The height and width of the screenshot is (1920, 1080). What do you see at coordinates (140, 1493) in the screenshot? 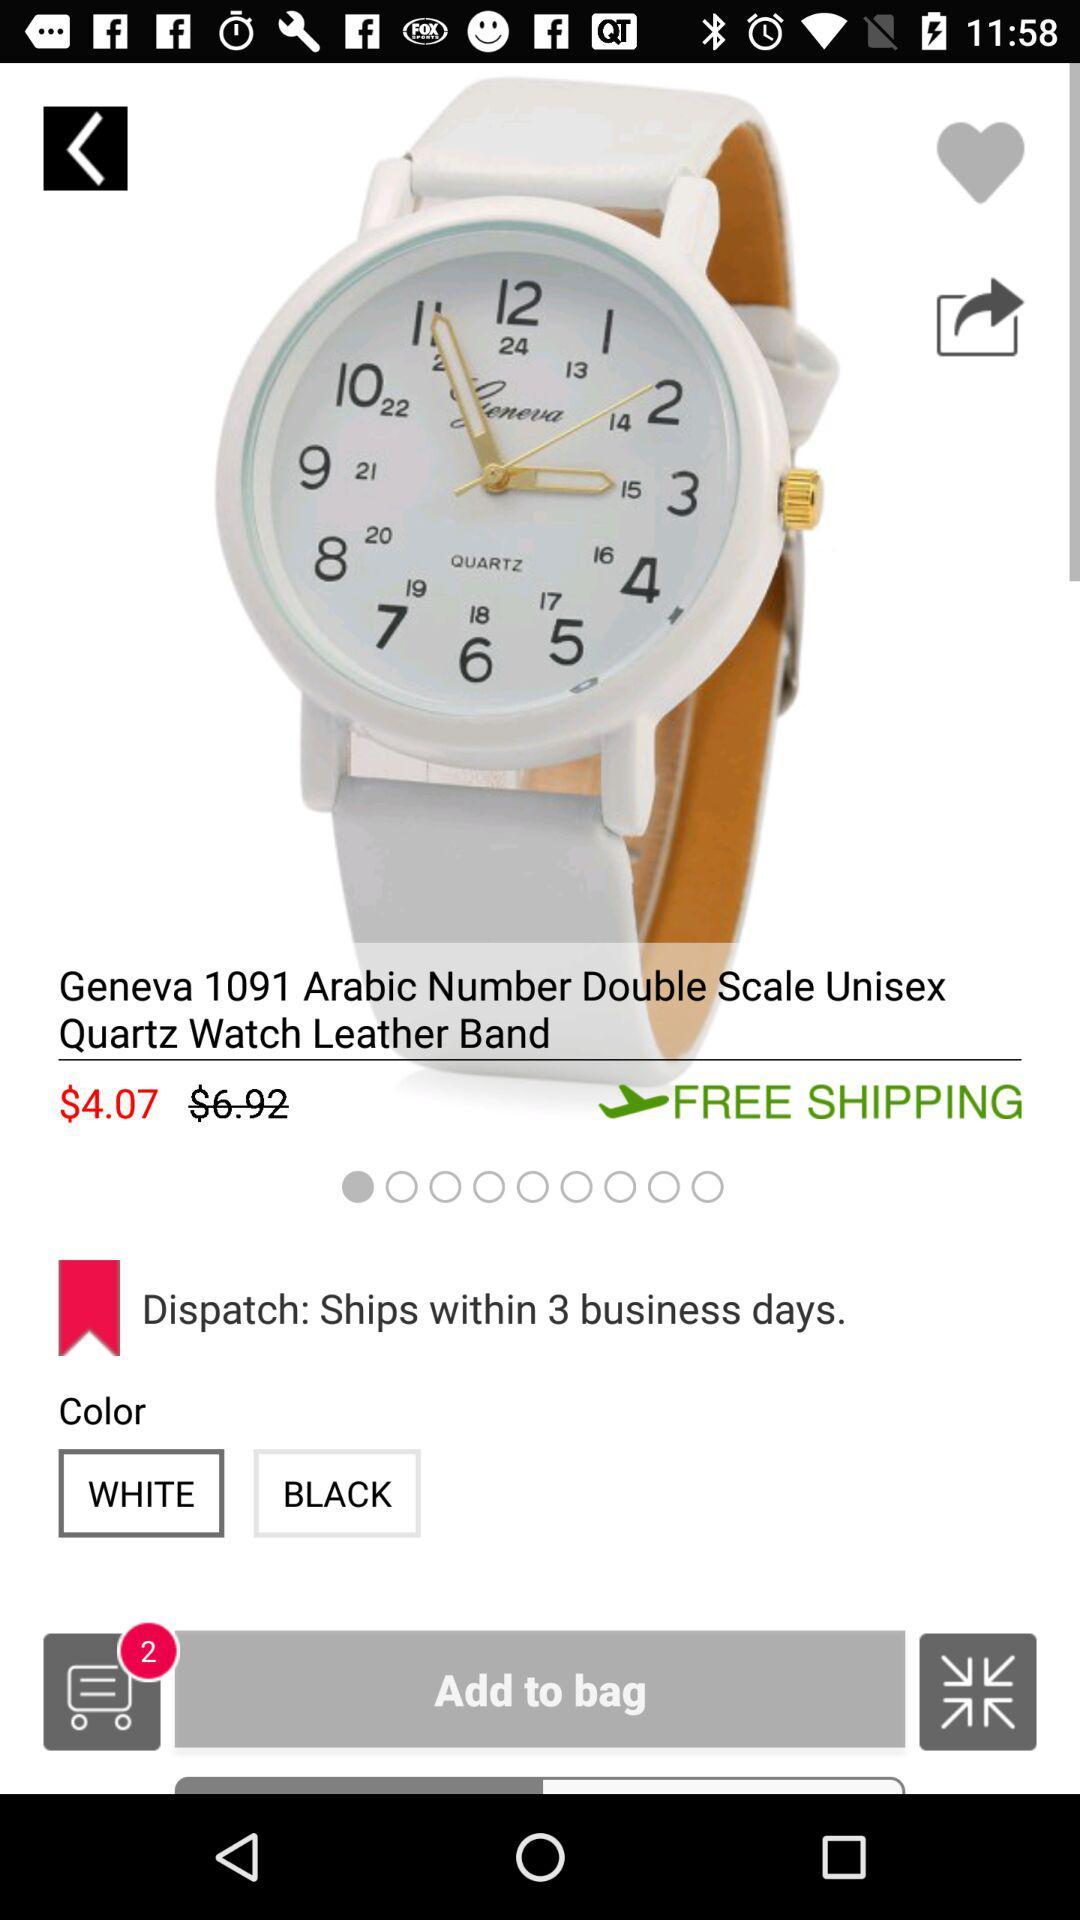
I see `icon next to the black icon` at bounding box center [140, 1493].